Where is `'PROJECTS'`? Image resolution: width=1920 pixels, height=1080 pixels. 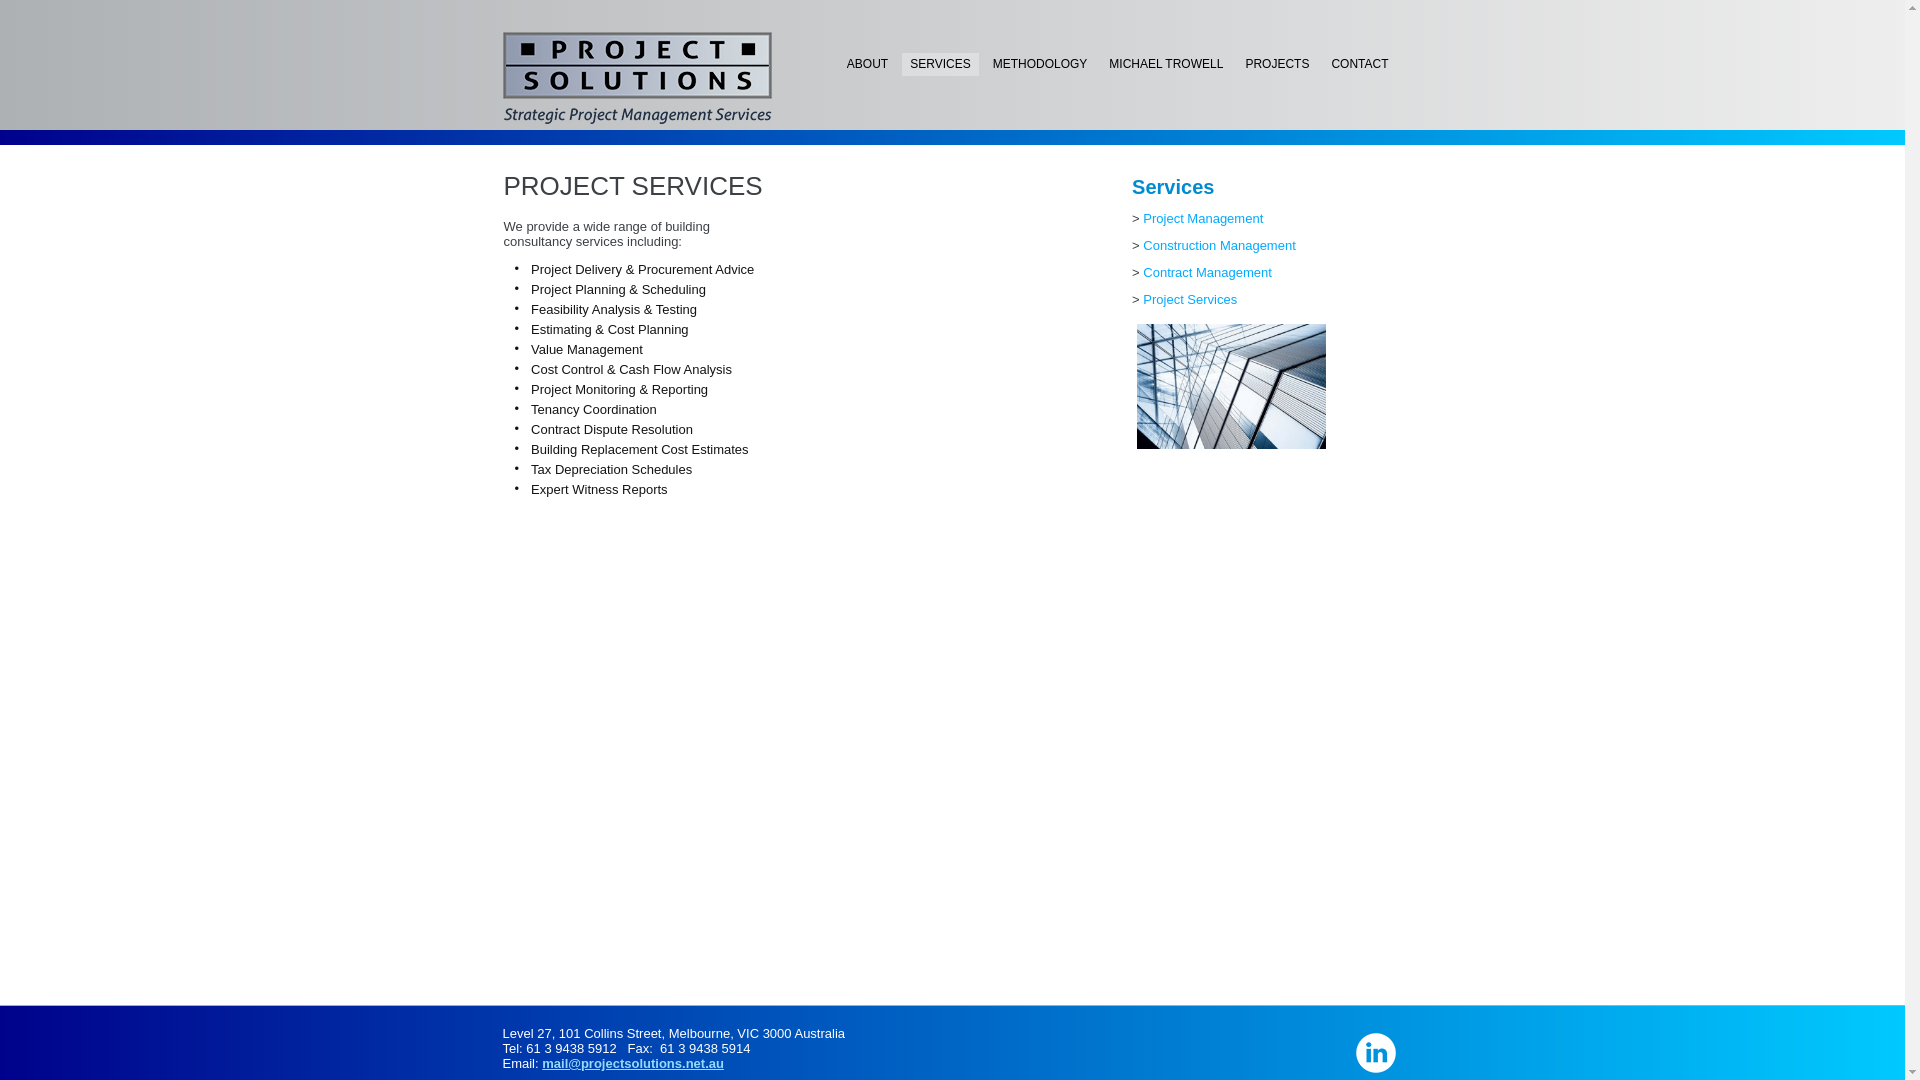 'PROJECTS' is located at coordinates (1275, 63).